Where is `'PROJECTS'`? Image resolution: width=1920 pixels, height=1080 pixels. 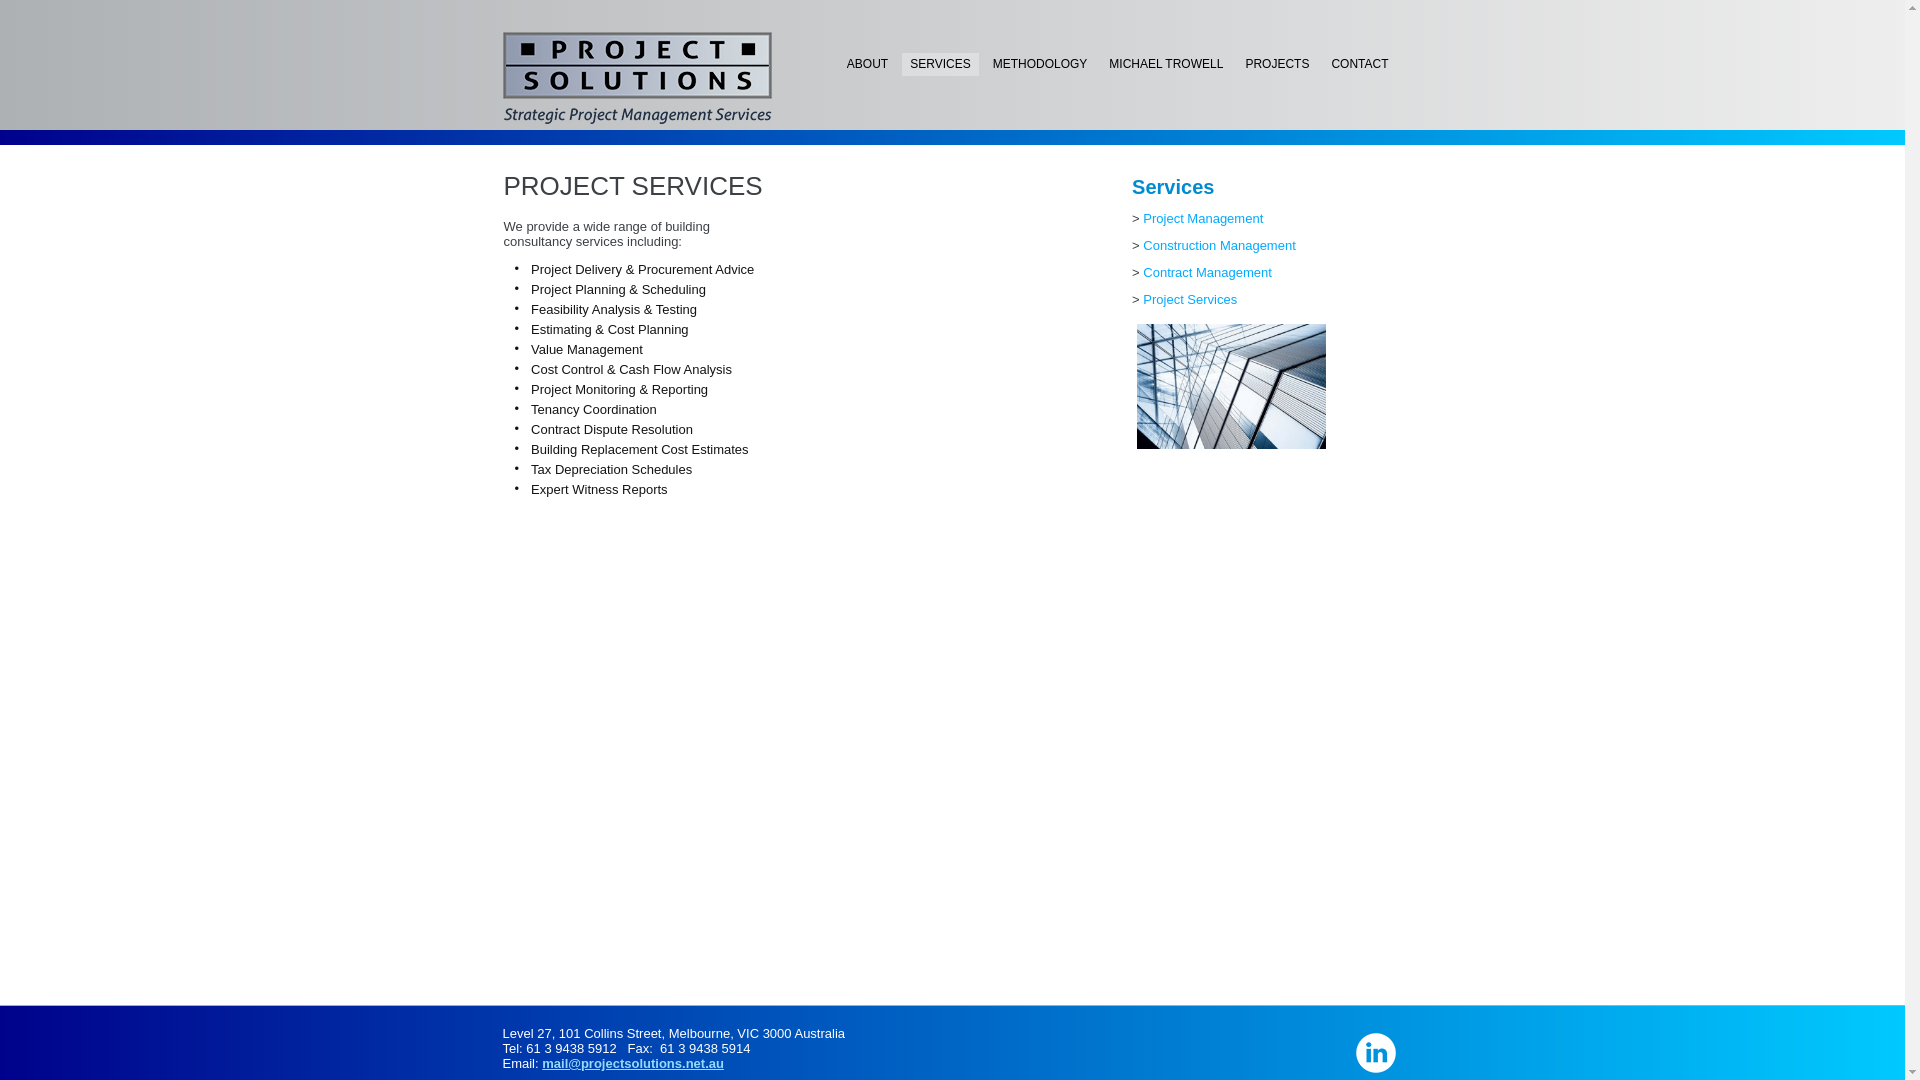 'PROJECTS' is located at coordinates (1275, 63).